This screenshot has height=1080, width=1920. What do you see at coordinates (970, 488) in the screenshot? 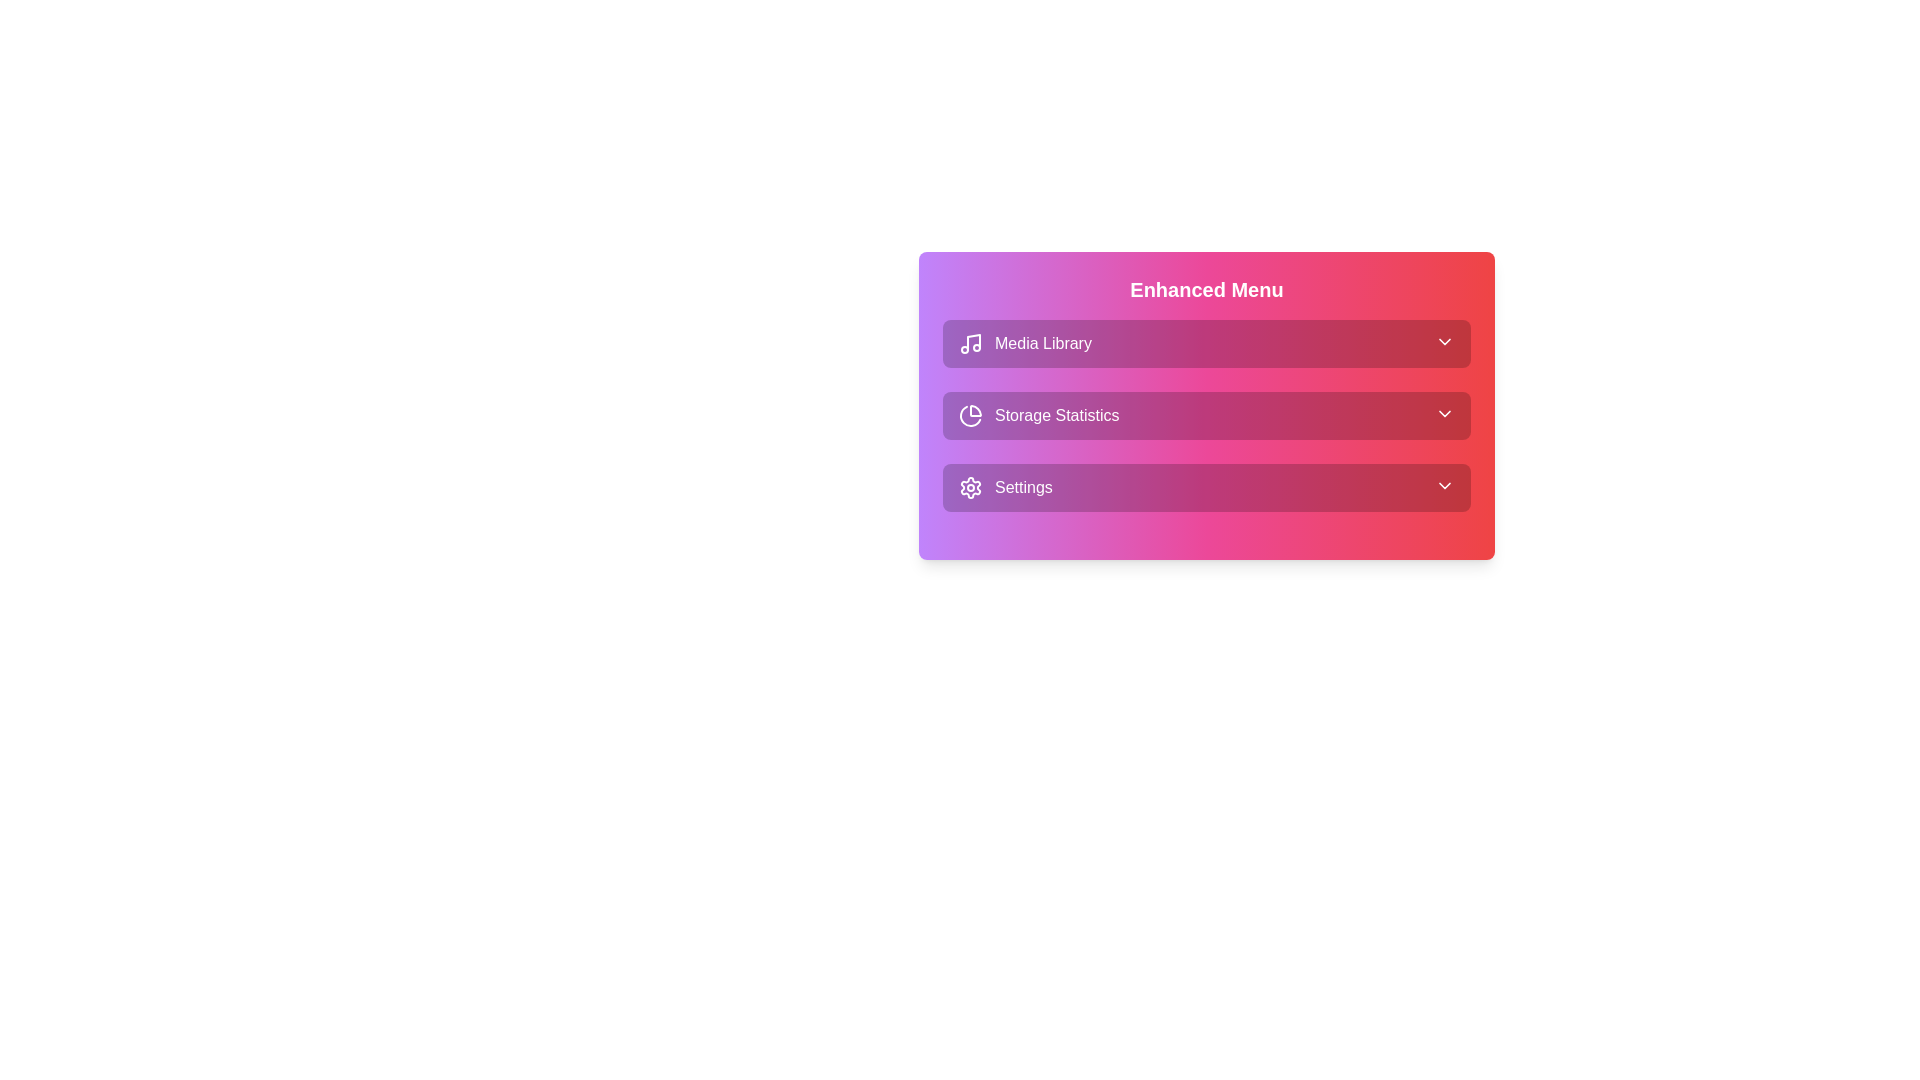
I see `the gear icon representing settings in the menu card` at bounding box center [970, 488].